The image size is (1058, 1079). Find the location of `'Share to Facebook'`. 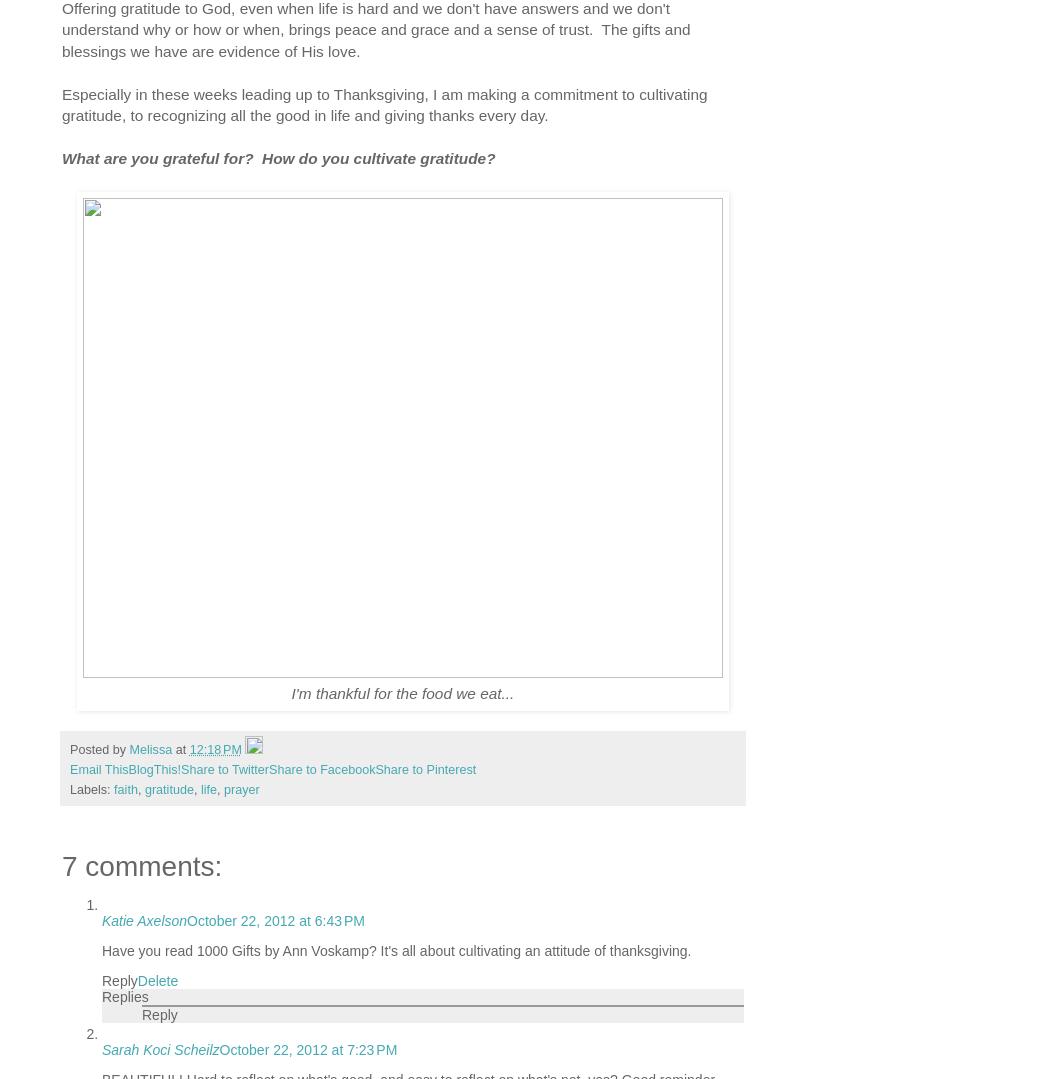

'Share to Facebook' is located at coordinates (320, 769).